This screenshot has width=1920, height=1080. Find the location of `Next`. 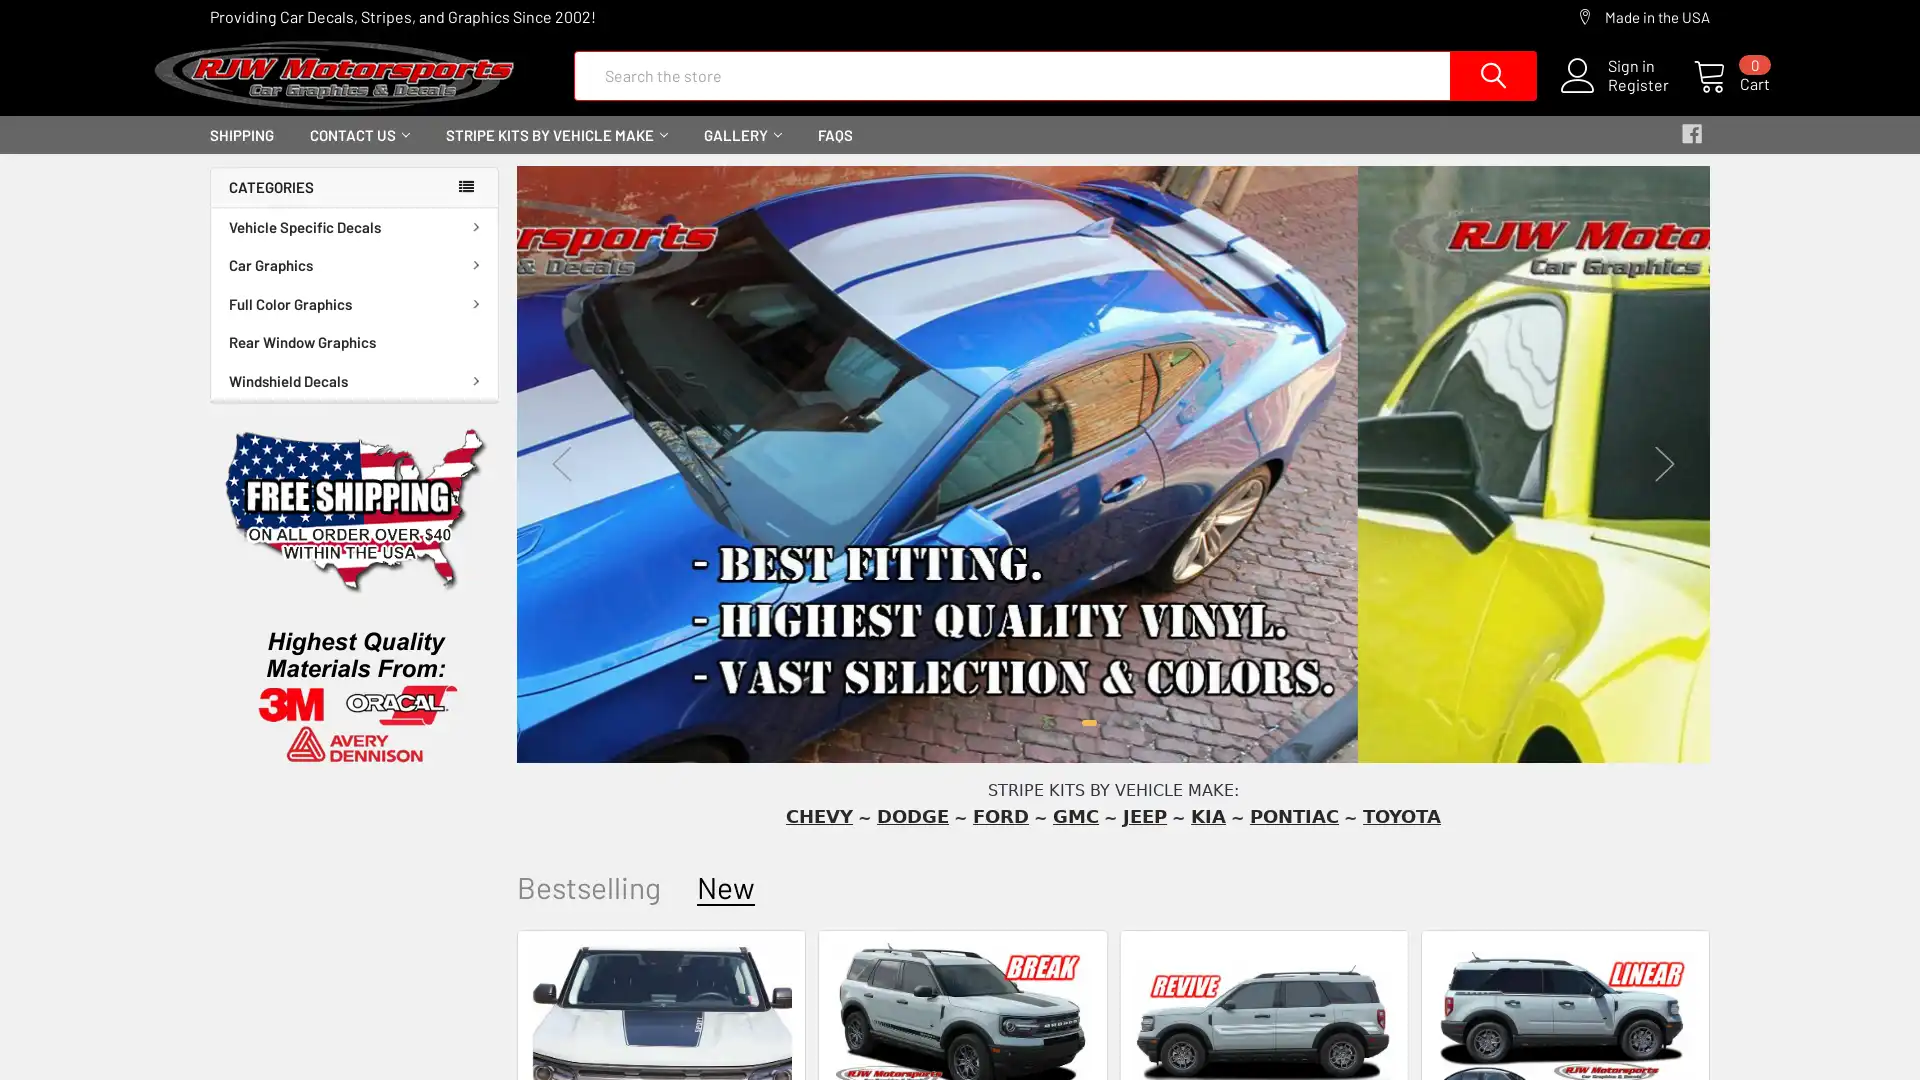

Next is located at coordinates (1665, 481).